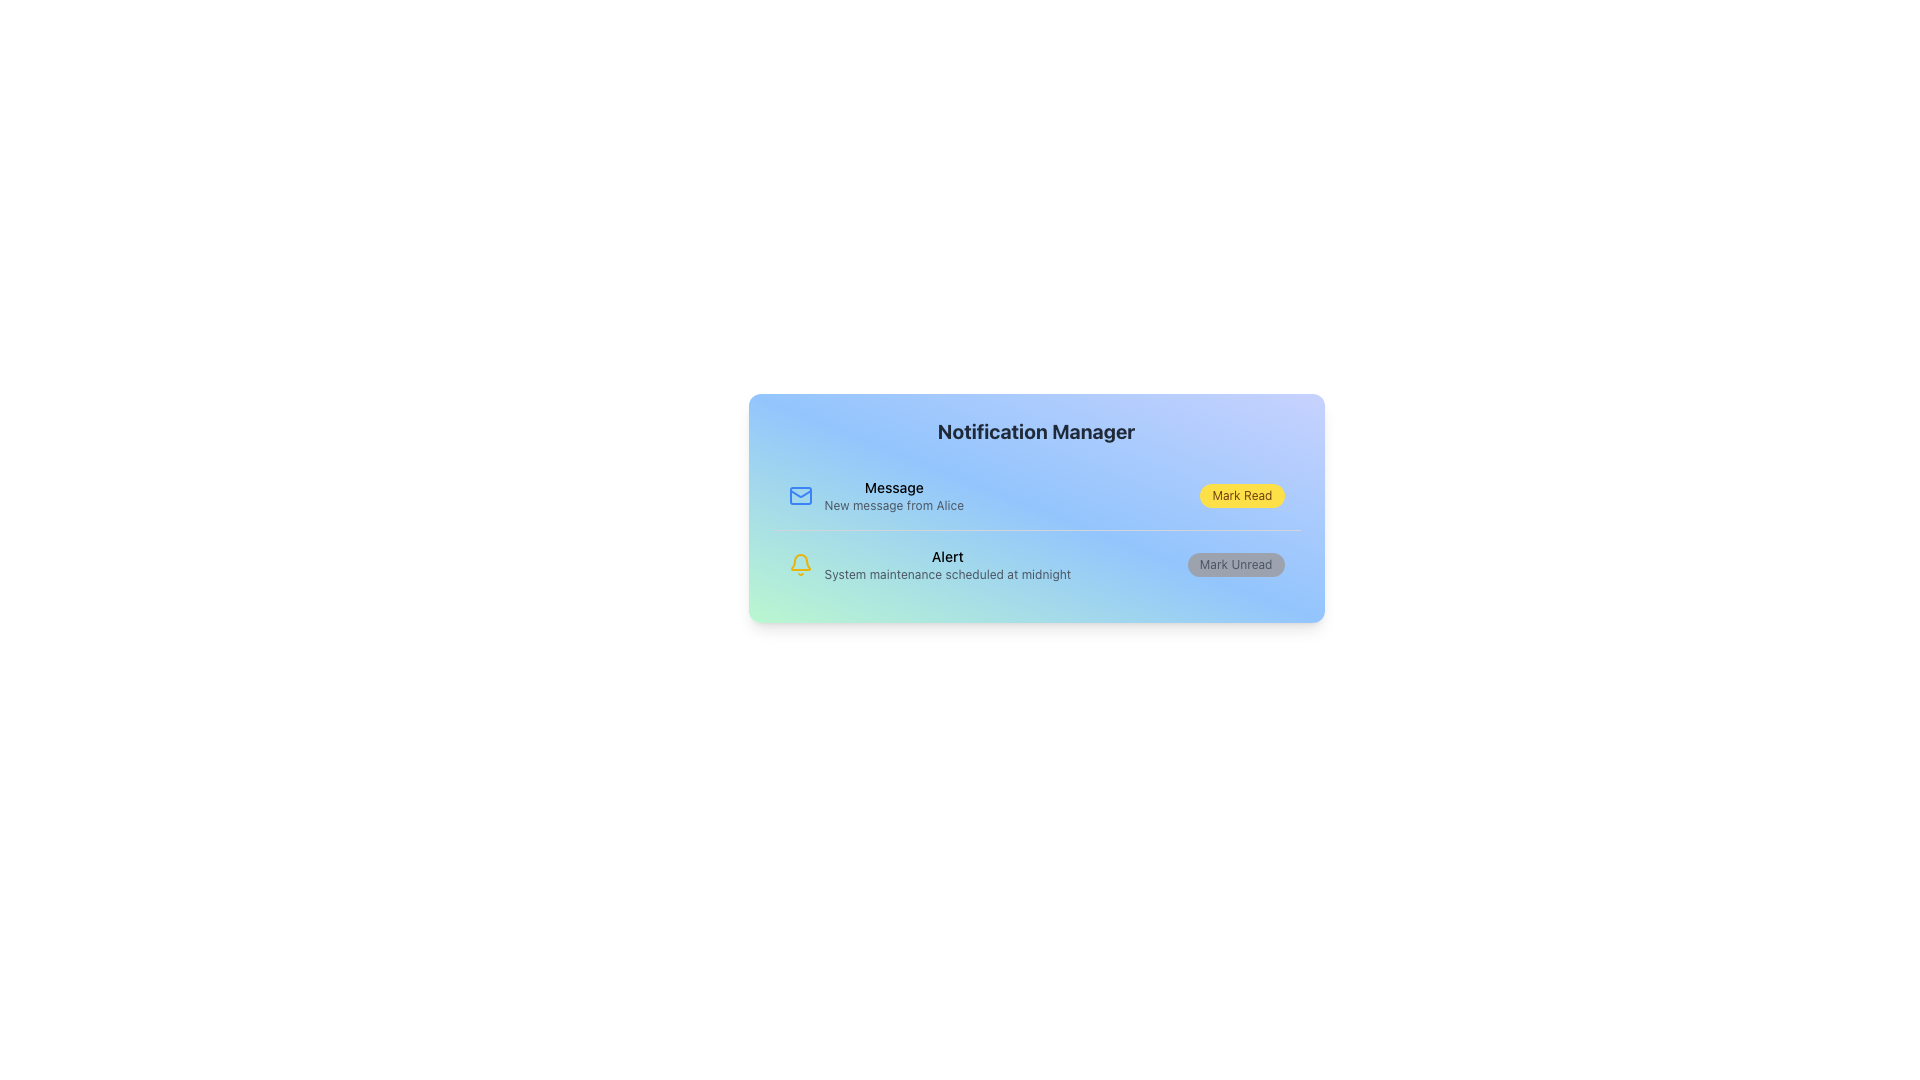  Describe the element at coordinates (1235, 564) in the screenshot. I see `the 'Mark Unread' button located on the far-right of the notification bar under the 'Alert' section to mark the notification as unread` at that location.